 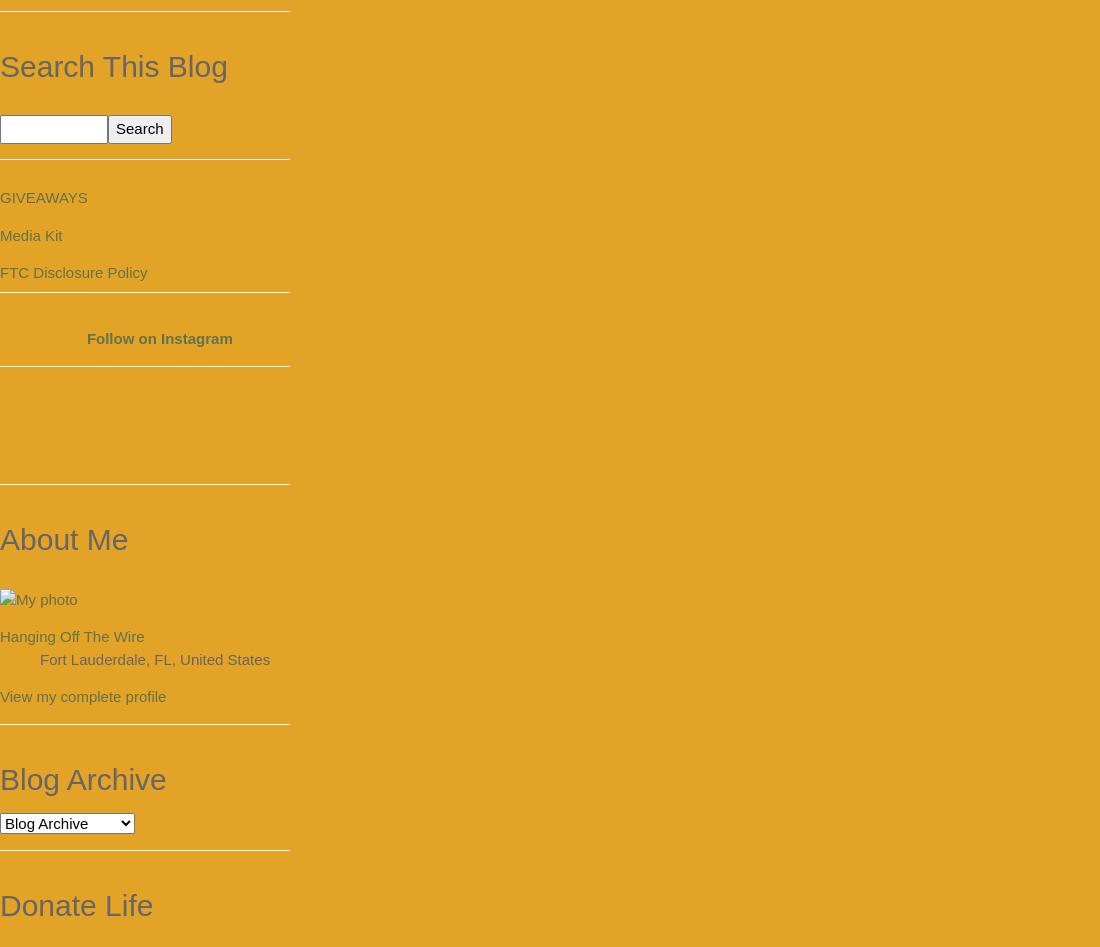 I want to click on 'Media Kit', so click(x=30, y=234).